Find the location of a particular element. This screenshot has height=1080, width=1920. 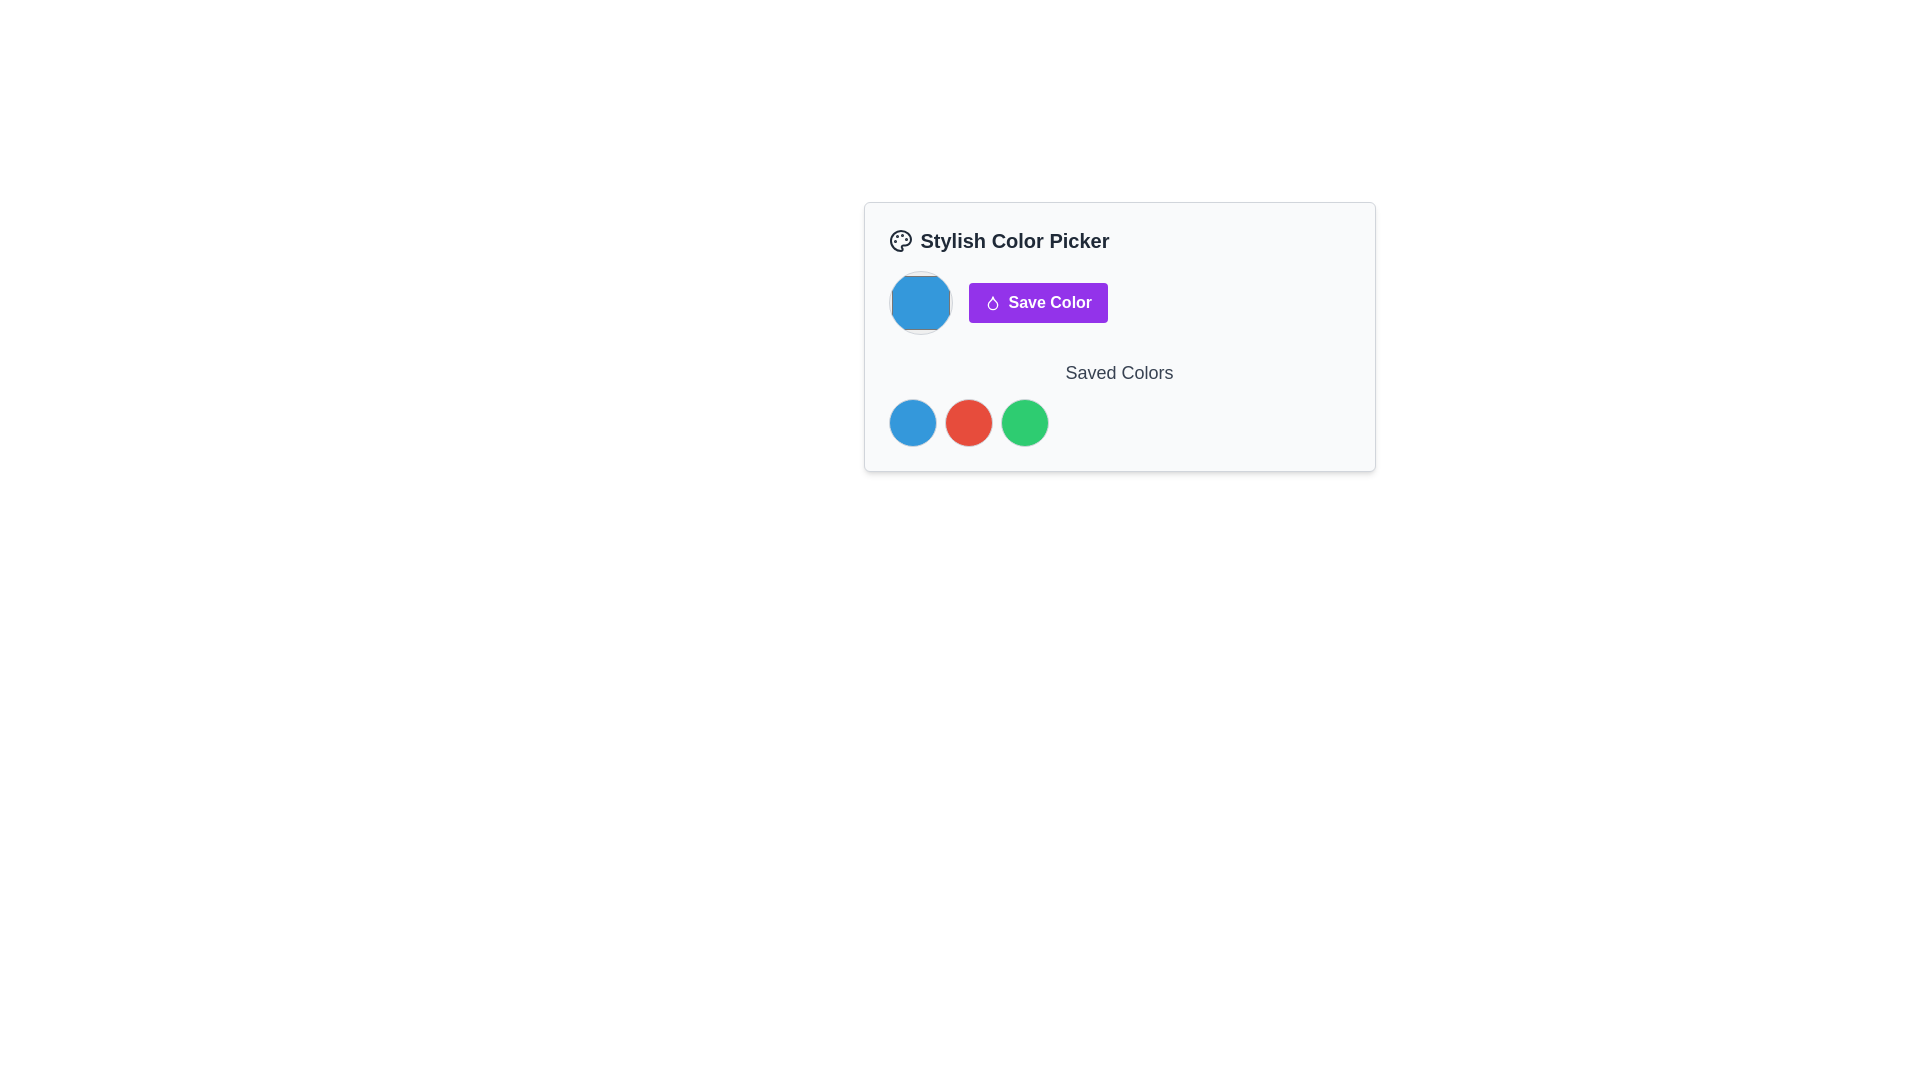

the 'Save Color' icon located inside a purple rectangular button near the top-right corner of the interface is located at coordinates (992, 303).